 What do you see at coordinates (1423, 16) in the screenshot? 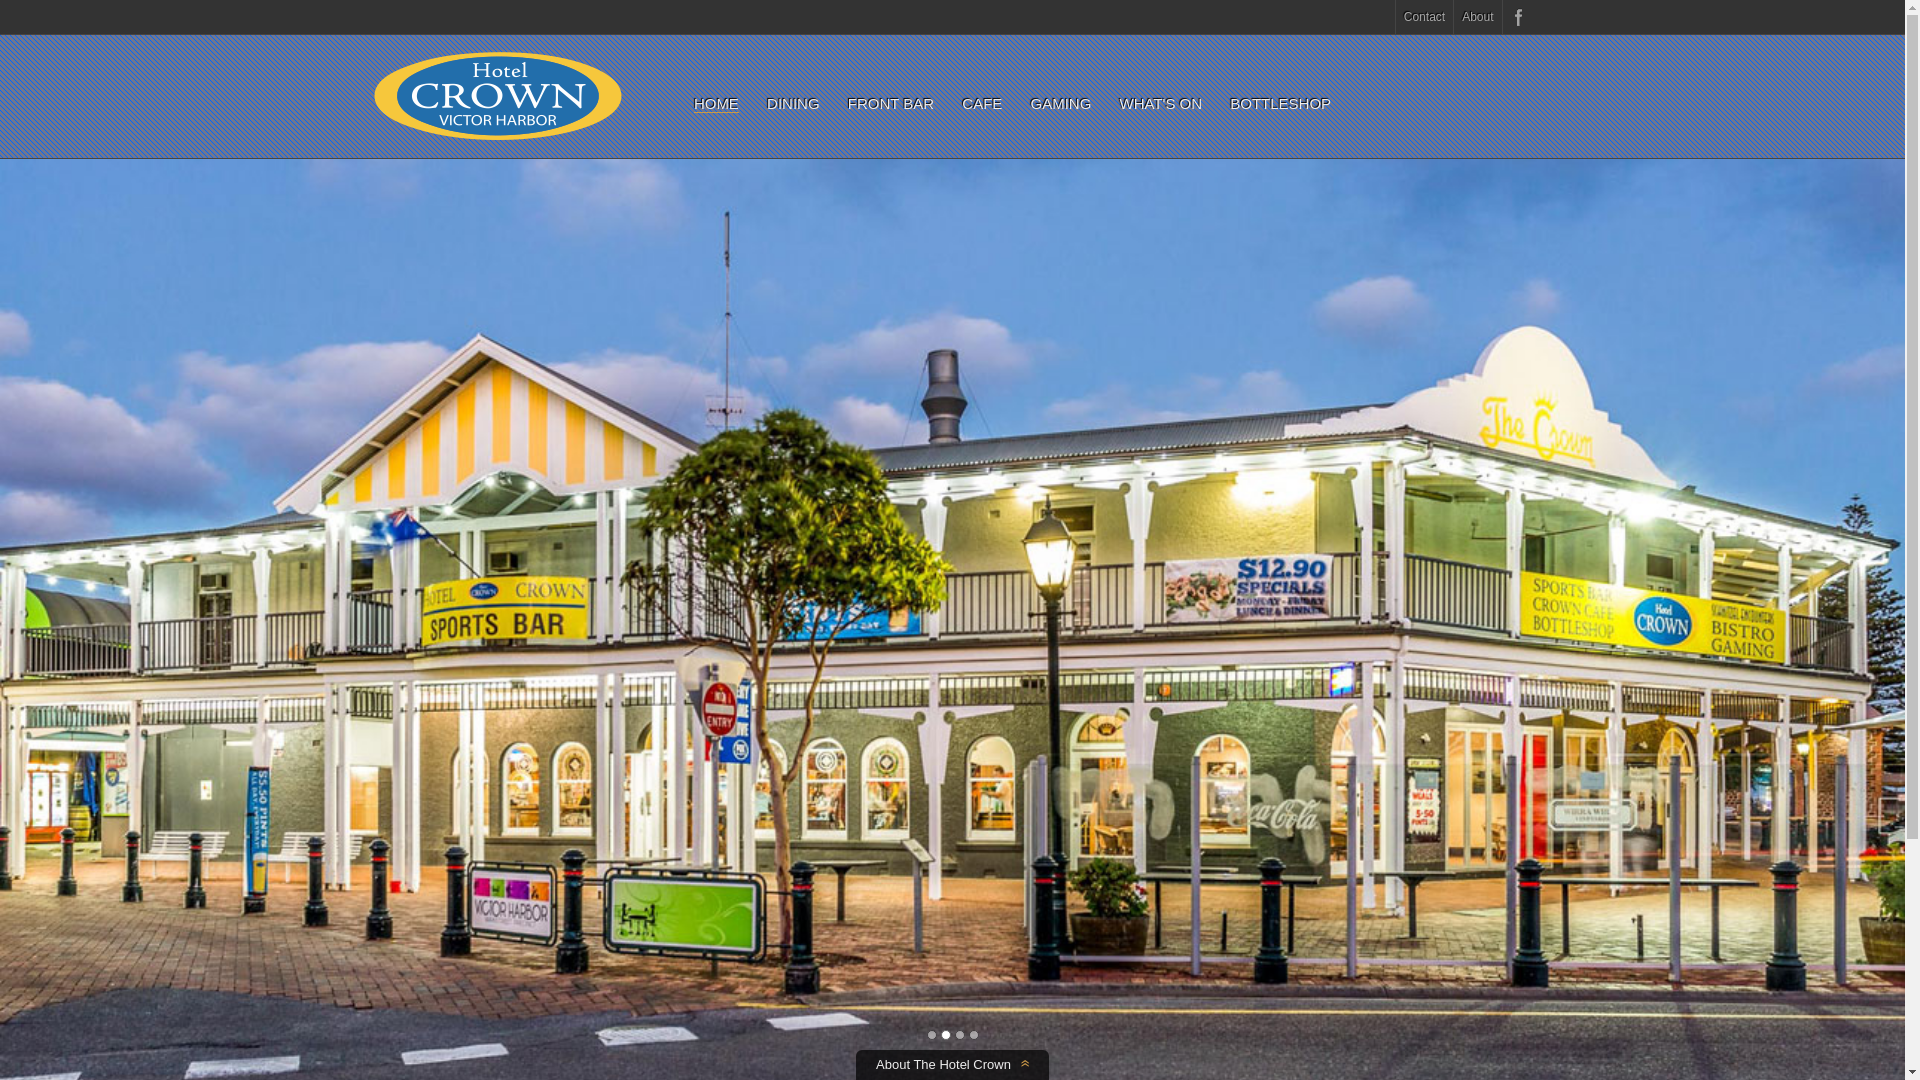
I see `'Contact'` at bounding box center [1423, 16].